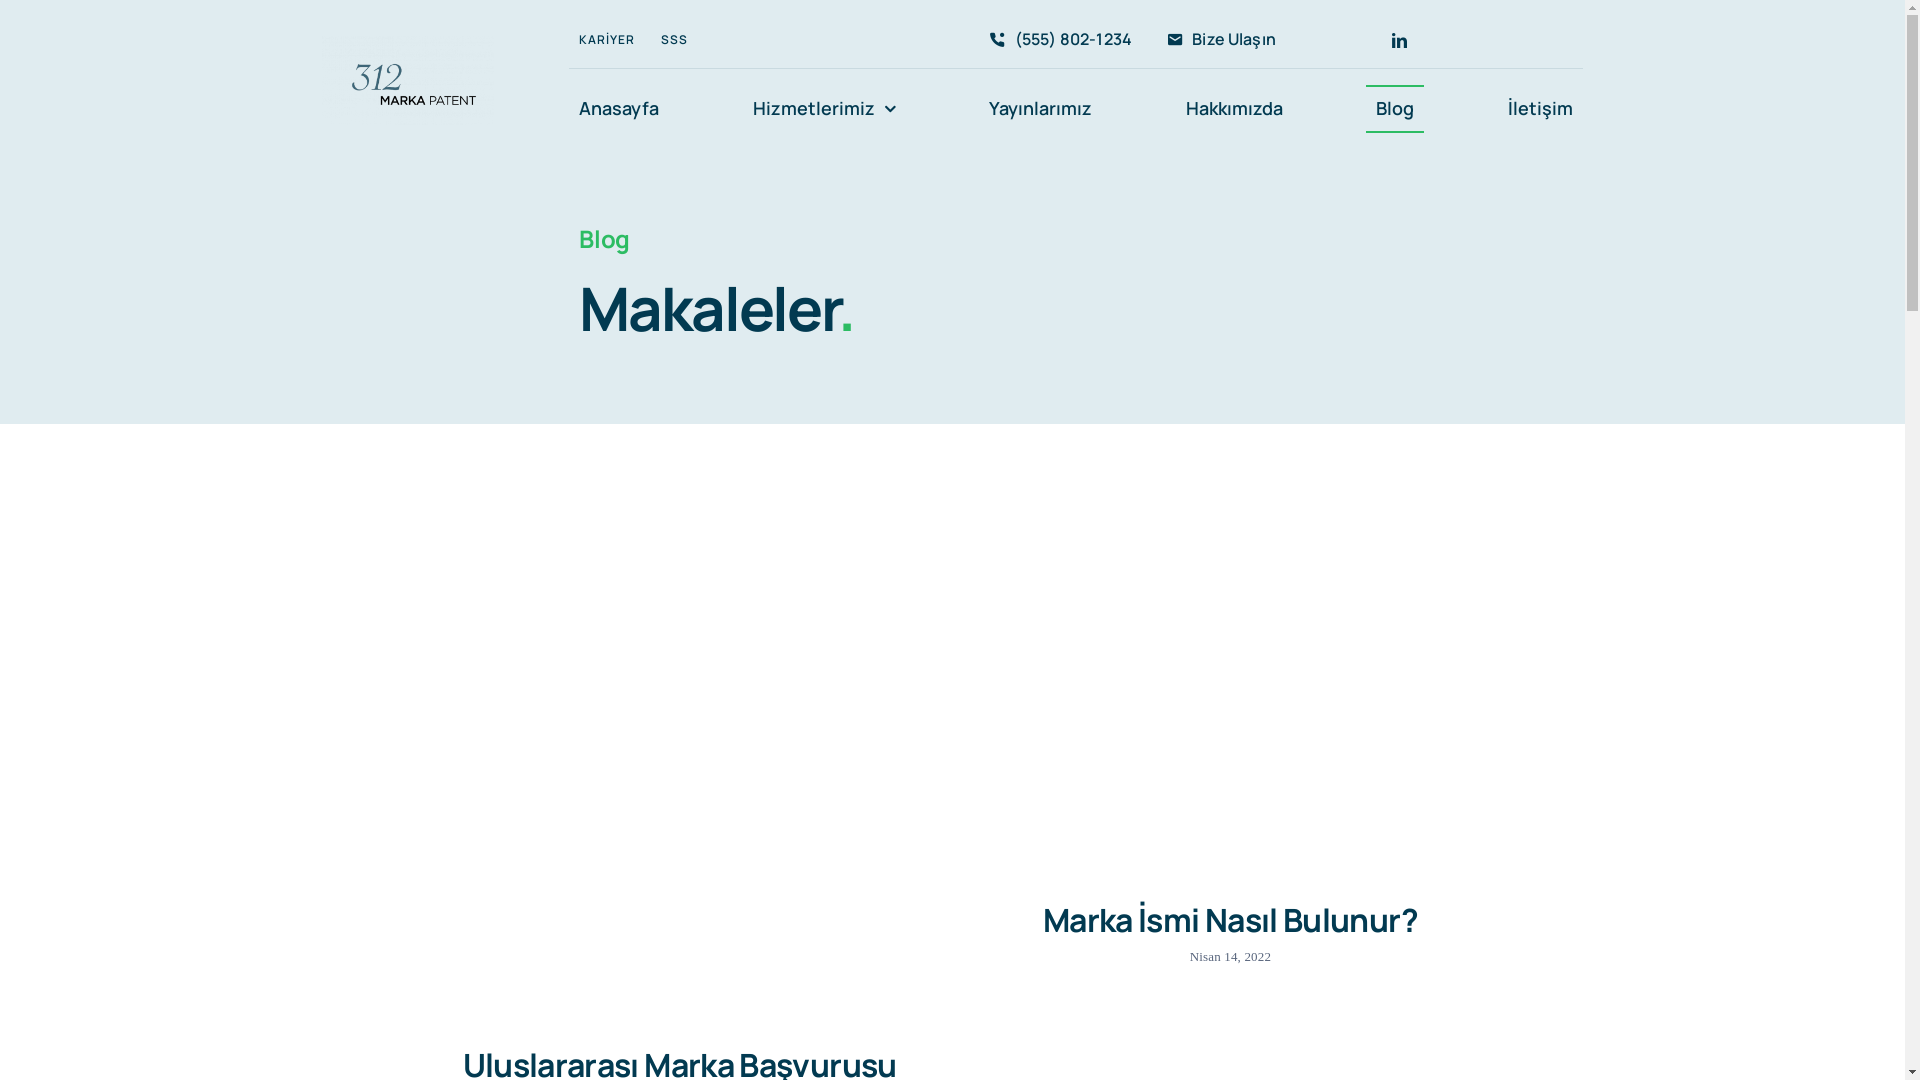 The width and height of the screenshot is (1920, 1080). I want to click on '(555) 802-1234', so click(1055, 40).